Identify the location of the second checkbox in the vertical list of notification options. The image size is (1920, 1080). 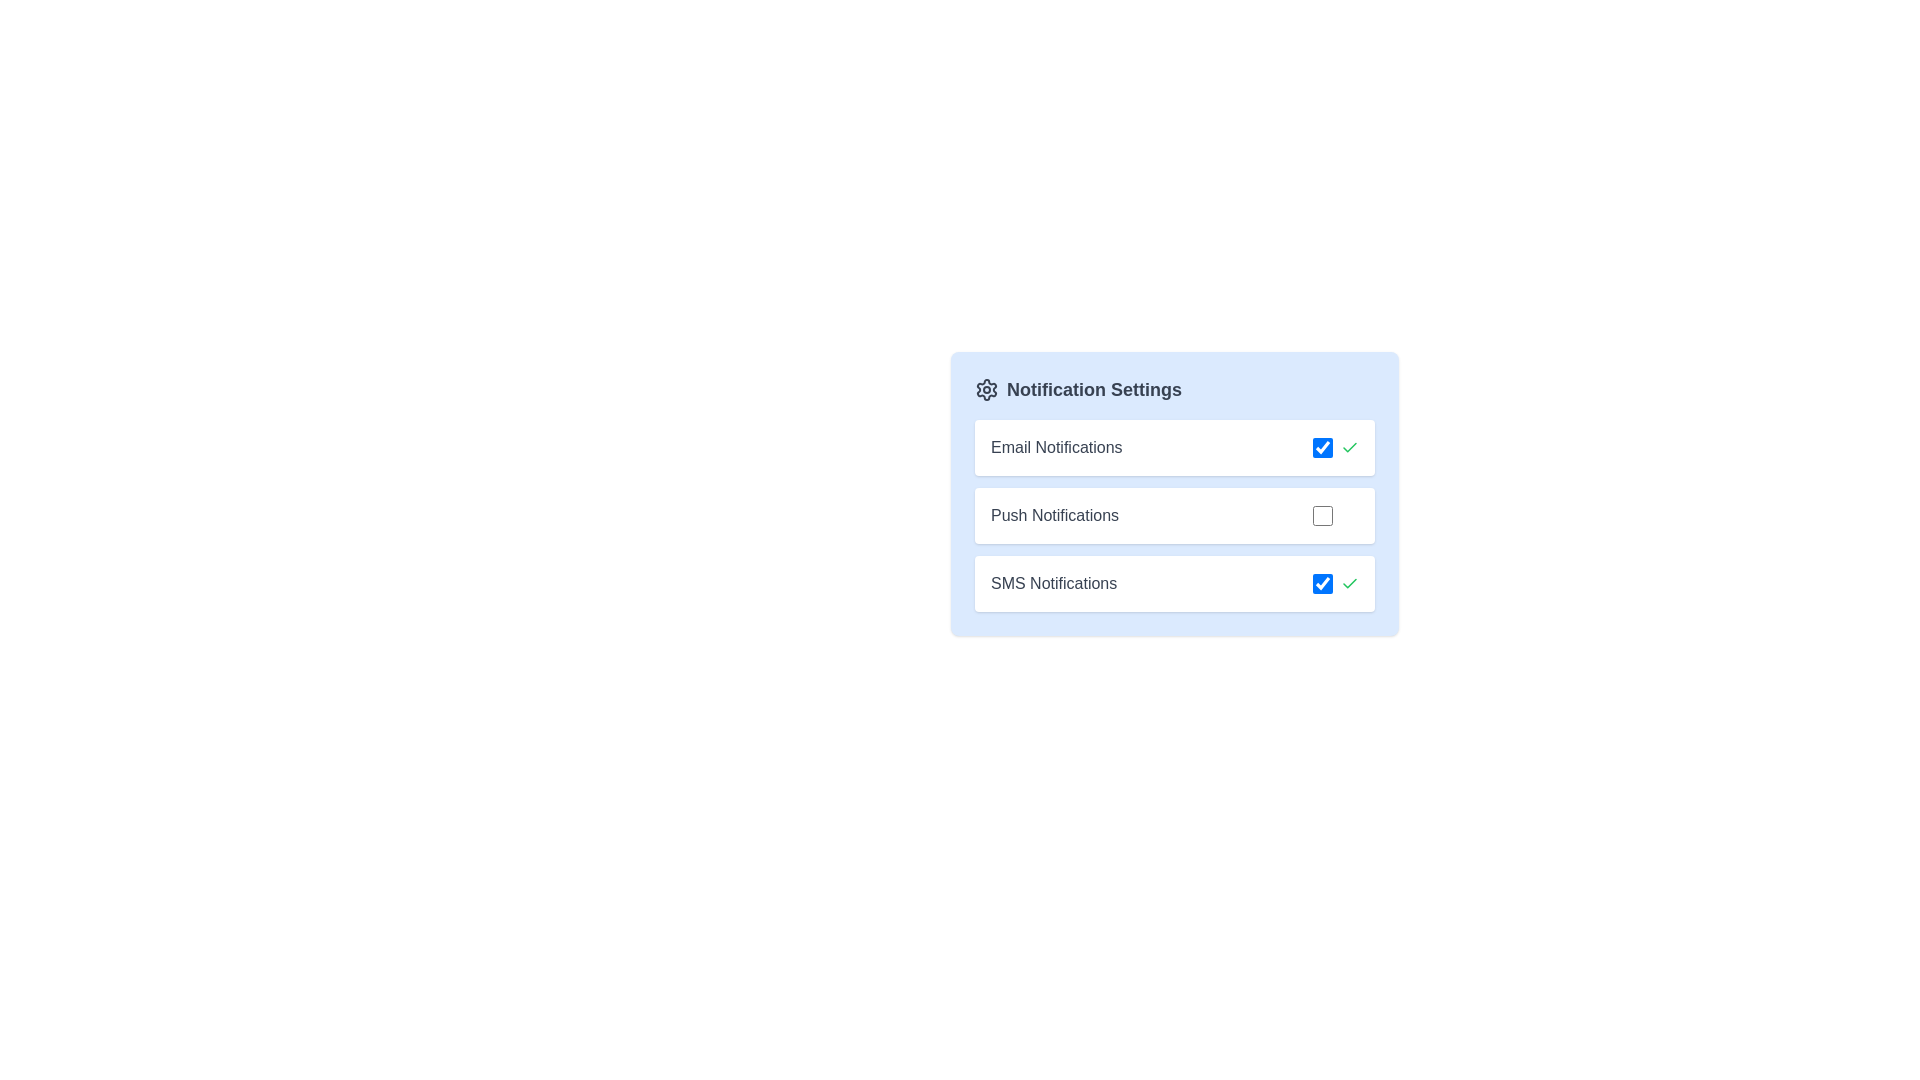
(1323, 515).